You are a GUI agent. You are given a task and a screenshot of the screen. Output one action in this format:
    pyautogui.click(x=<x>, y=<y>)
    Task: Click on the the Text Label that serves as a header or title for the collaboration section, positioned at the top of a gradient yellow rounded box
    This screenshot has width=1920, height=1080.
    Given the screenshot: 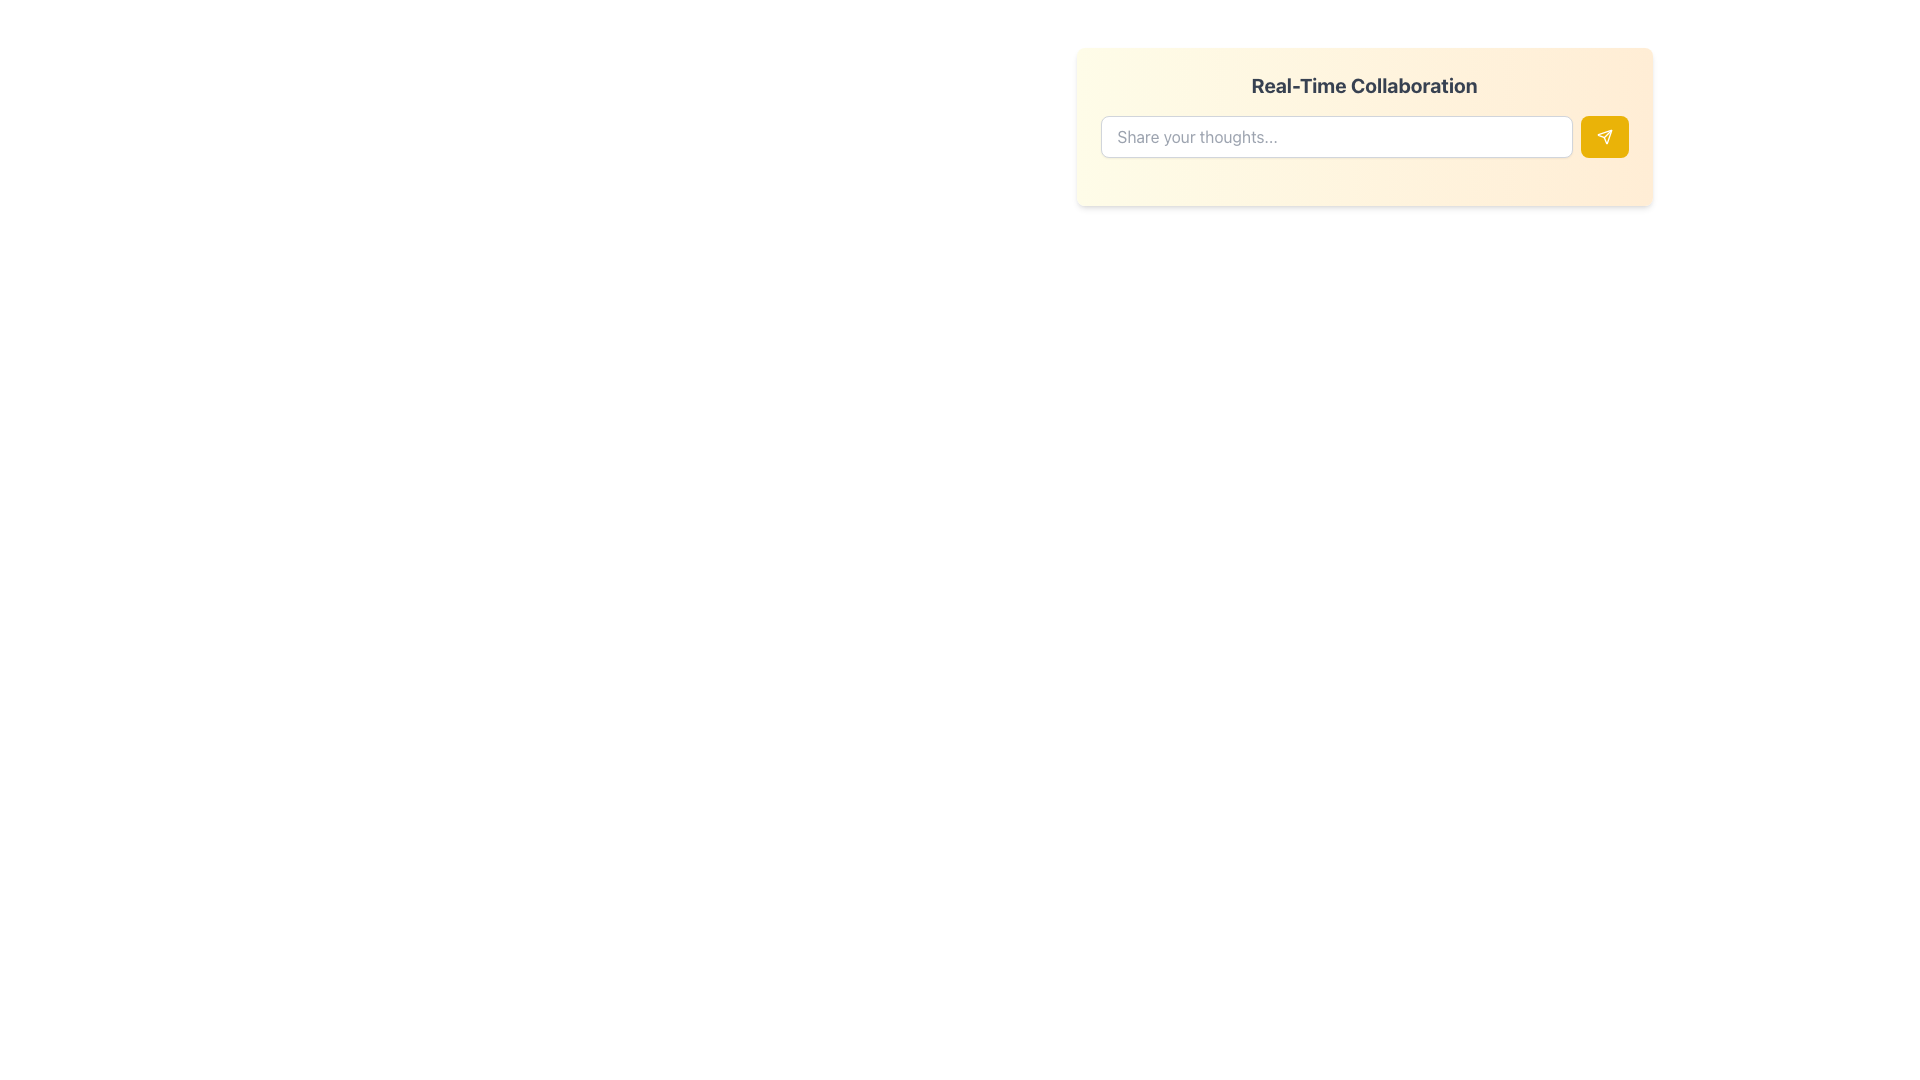 What is the action you would take?
    pyautogui.click(x=1363, y=84)
    